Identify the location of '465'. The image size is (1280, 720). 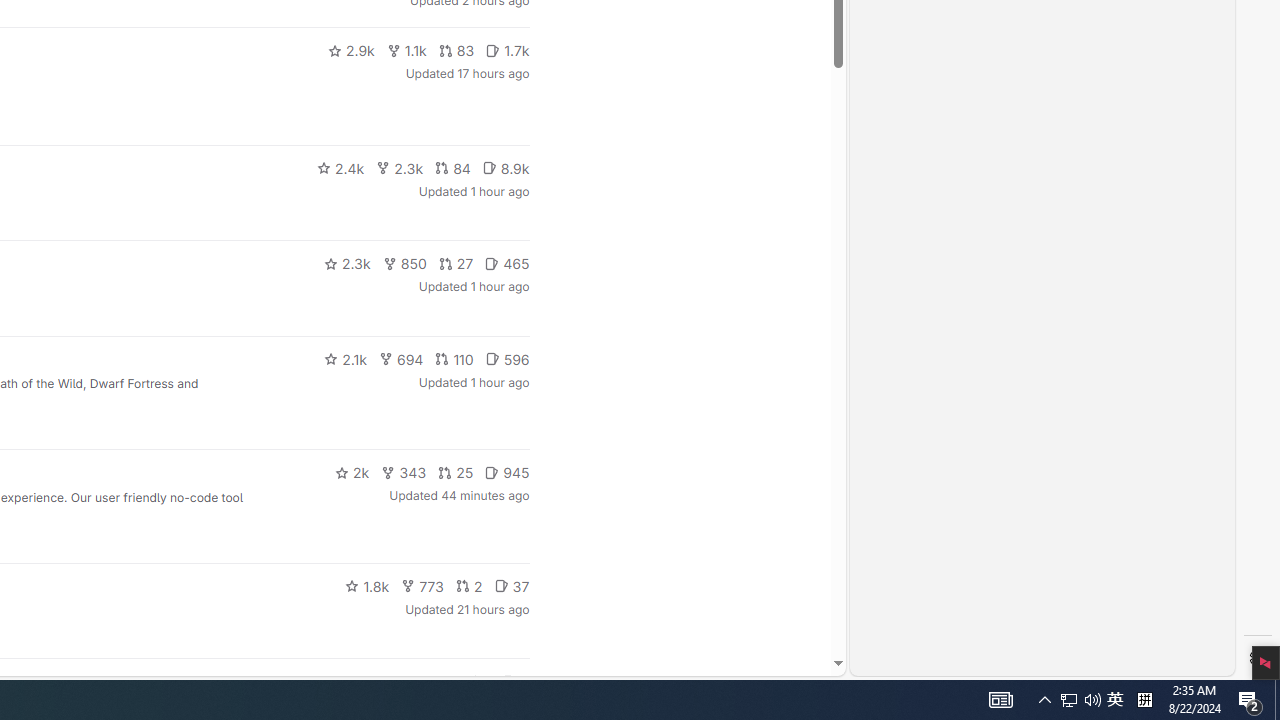
(507, 262).